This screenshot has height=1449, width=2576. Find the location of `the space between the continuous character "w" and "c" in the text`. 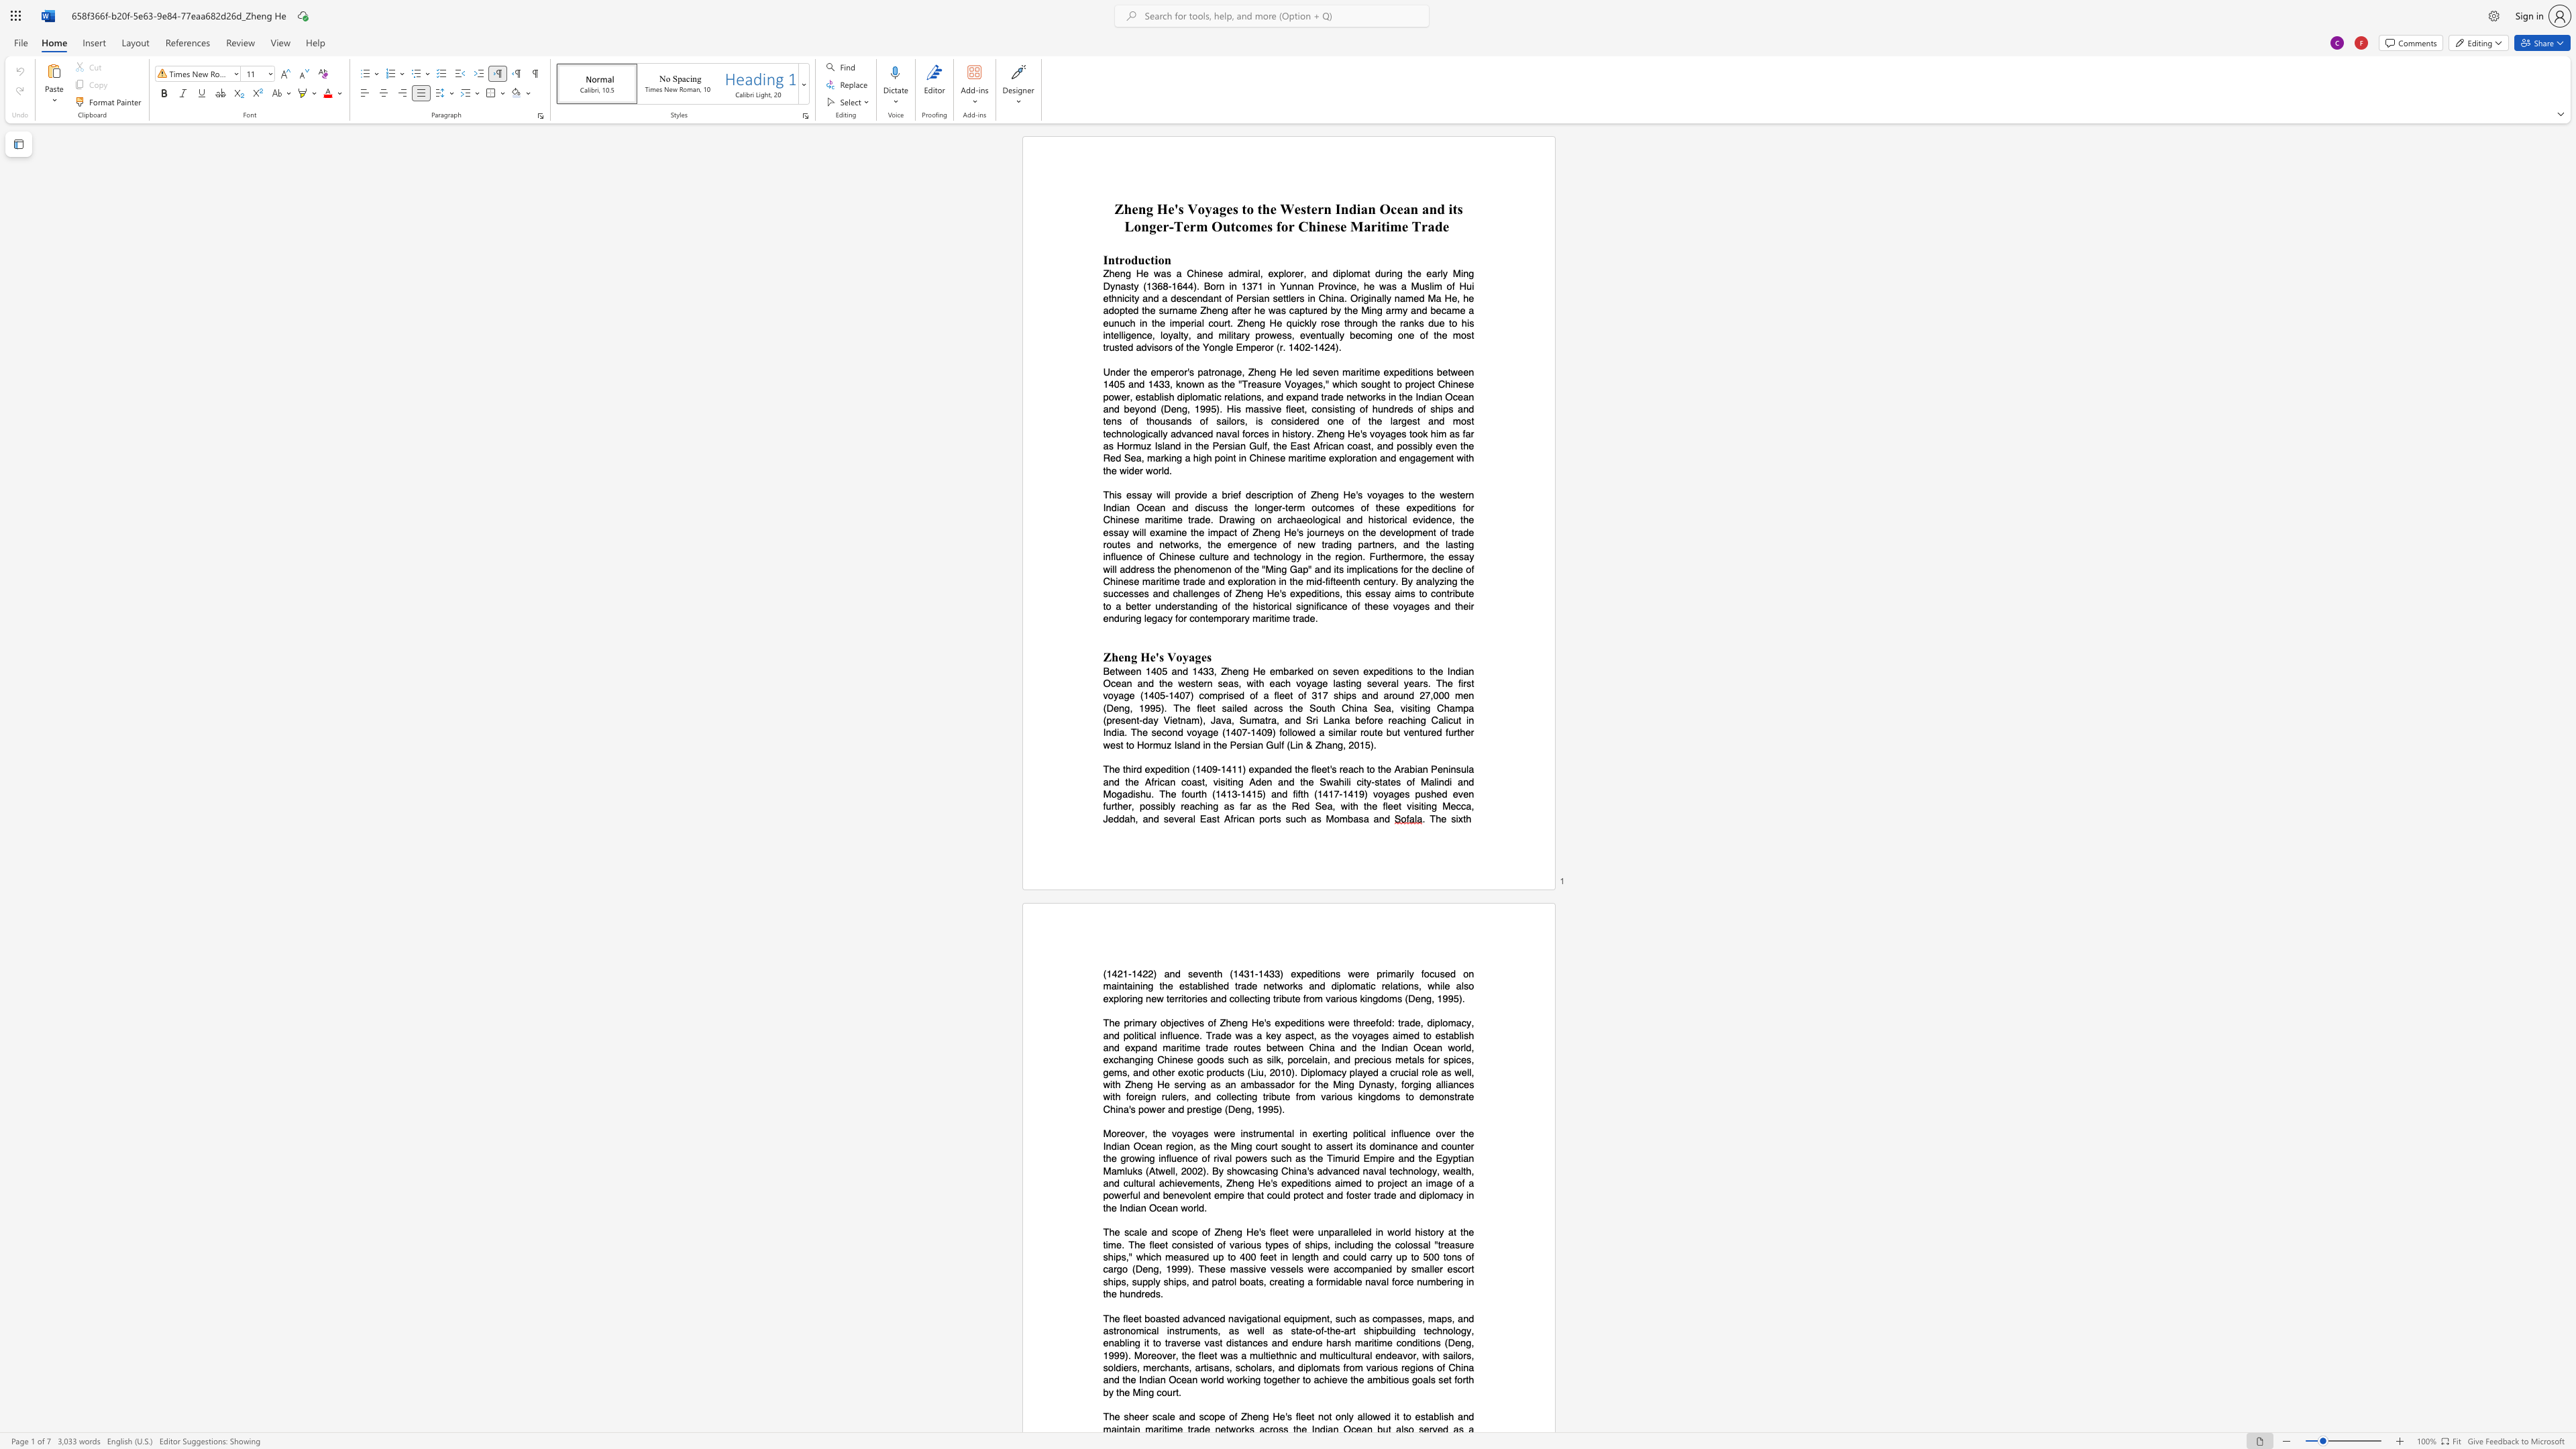

the space between the continuous character "w" and "c" in the text is located at coordinates (1248, 1170).